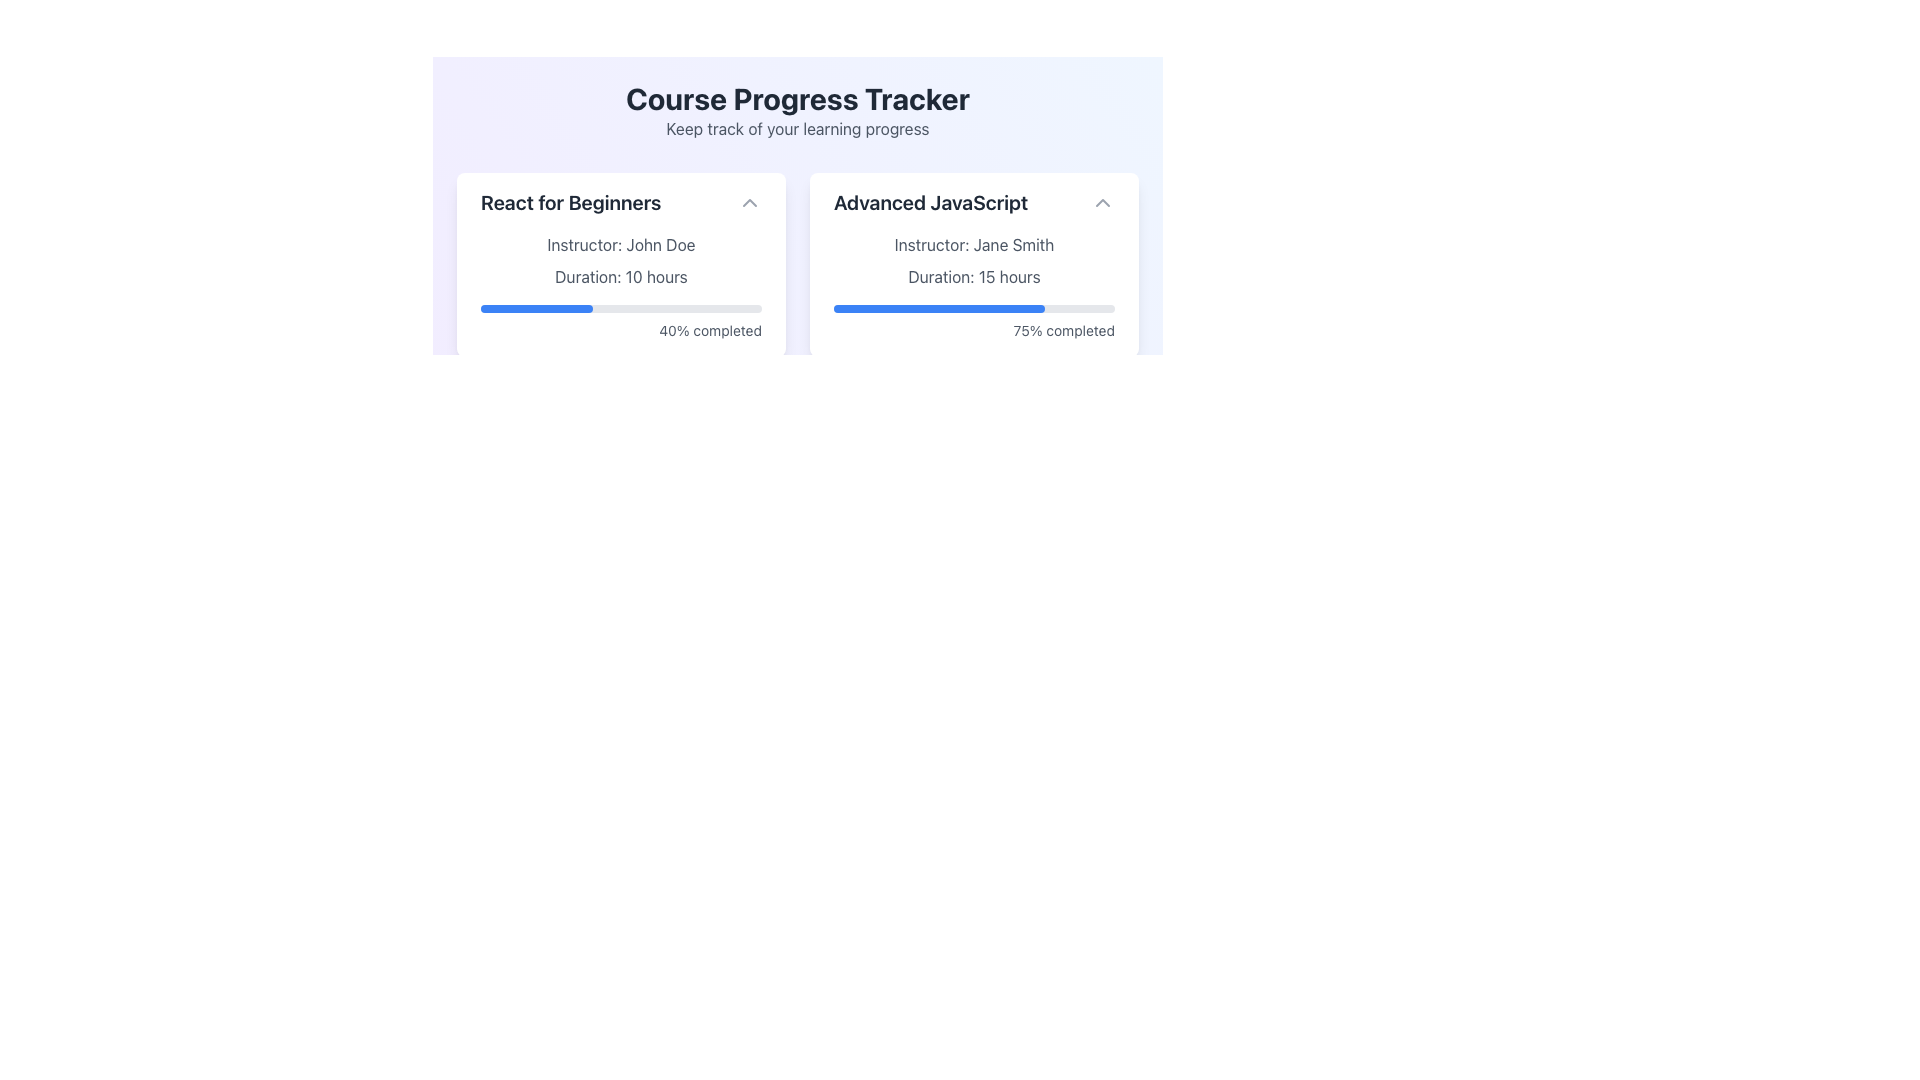  I want to click on the text label that states 'Course Progress Tracker' with subtitle 'Keep track of your learning progress', located at the top-center of the interface, so click(796, 111).